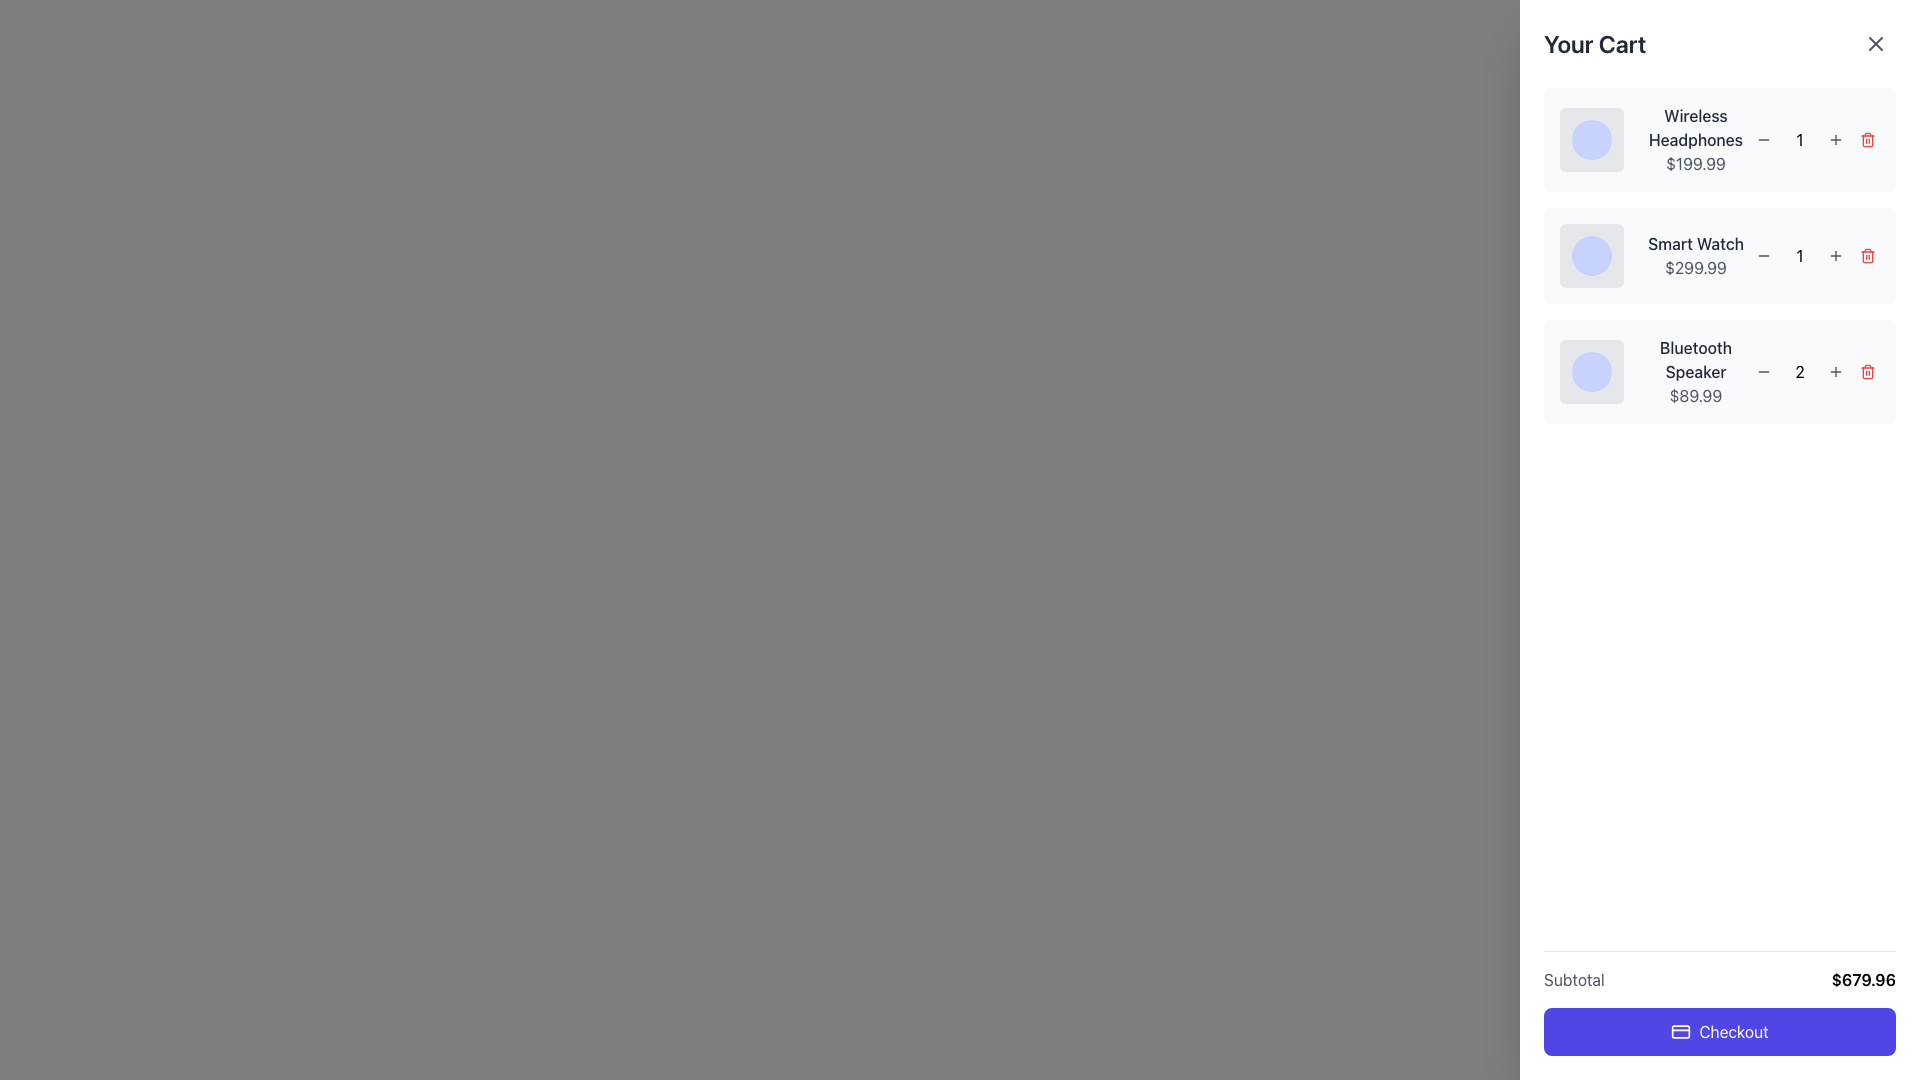  What do you see at coordinates (1694, 127) in the screenshot?
I see `the text label displaying the product name 'Wireless Headphones' located in the 'Your Cart' section, positioned above the price label '$199.99'` at bounding box center [1694, 127].